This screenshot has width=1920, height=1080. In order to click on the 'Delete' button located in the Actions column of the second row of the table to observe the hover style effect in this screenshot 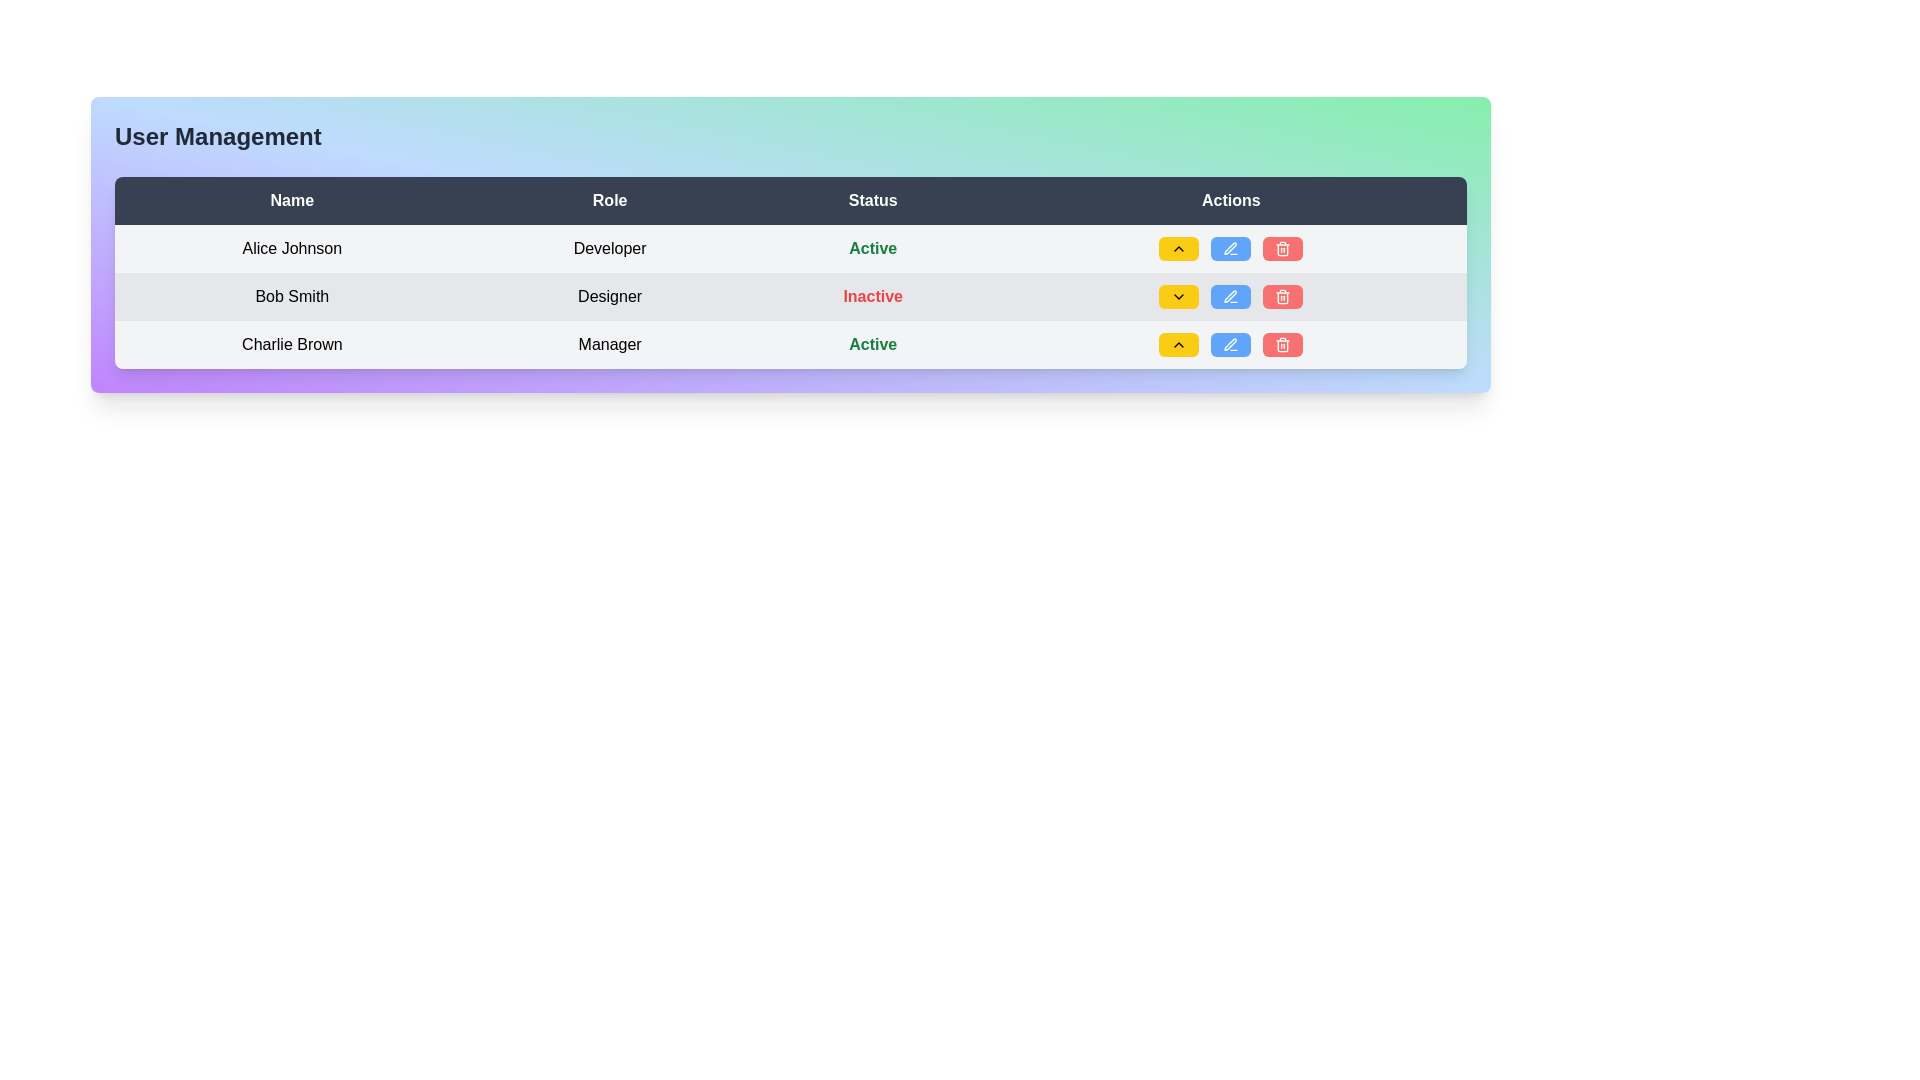, I will do `click(1283, 297)`.